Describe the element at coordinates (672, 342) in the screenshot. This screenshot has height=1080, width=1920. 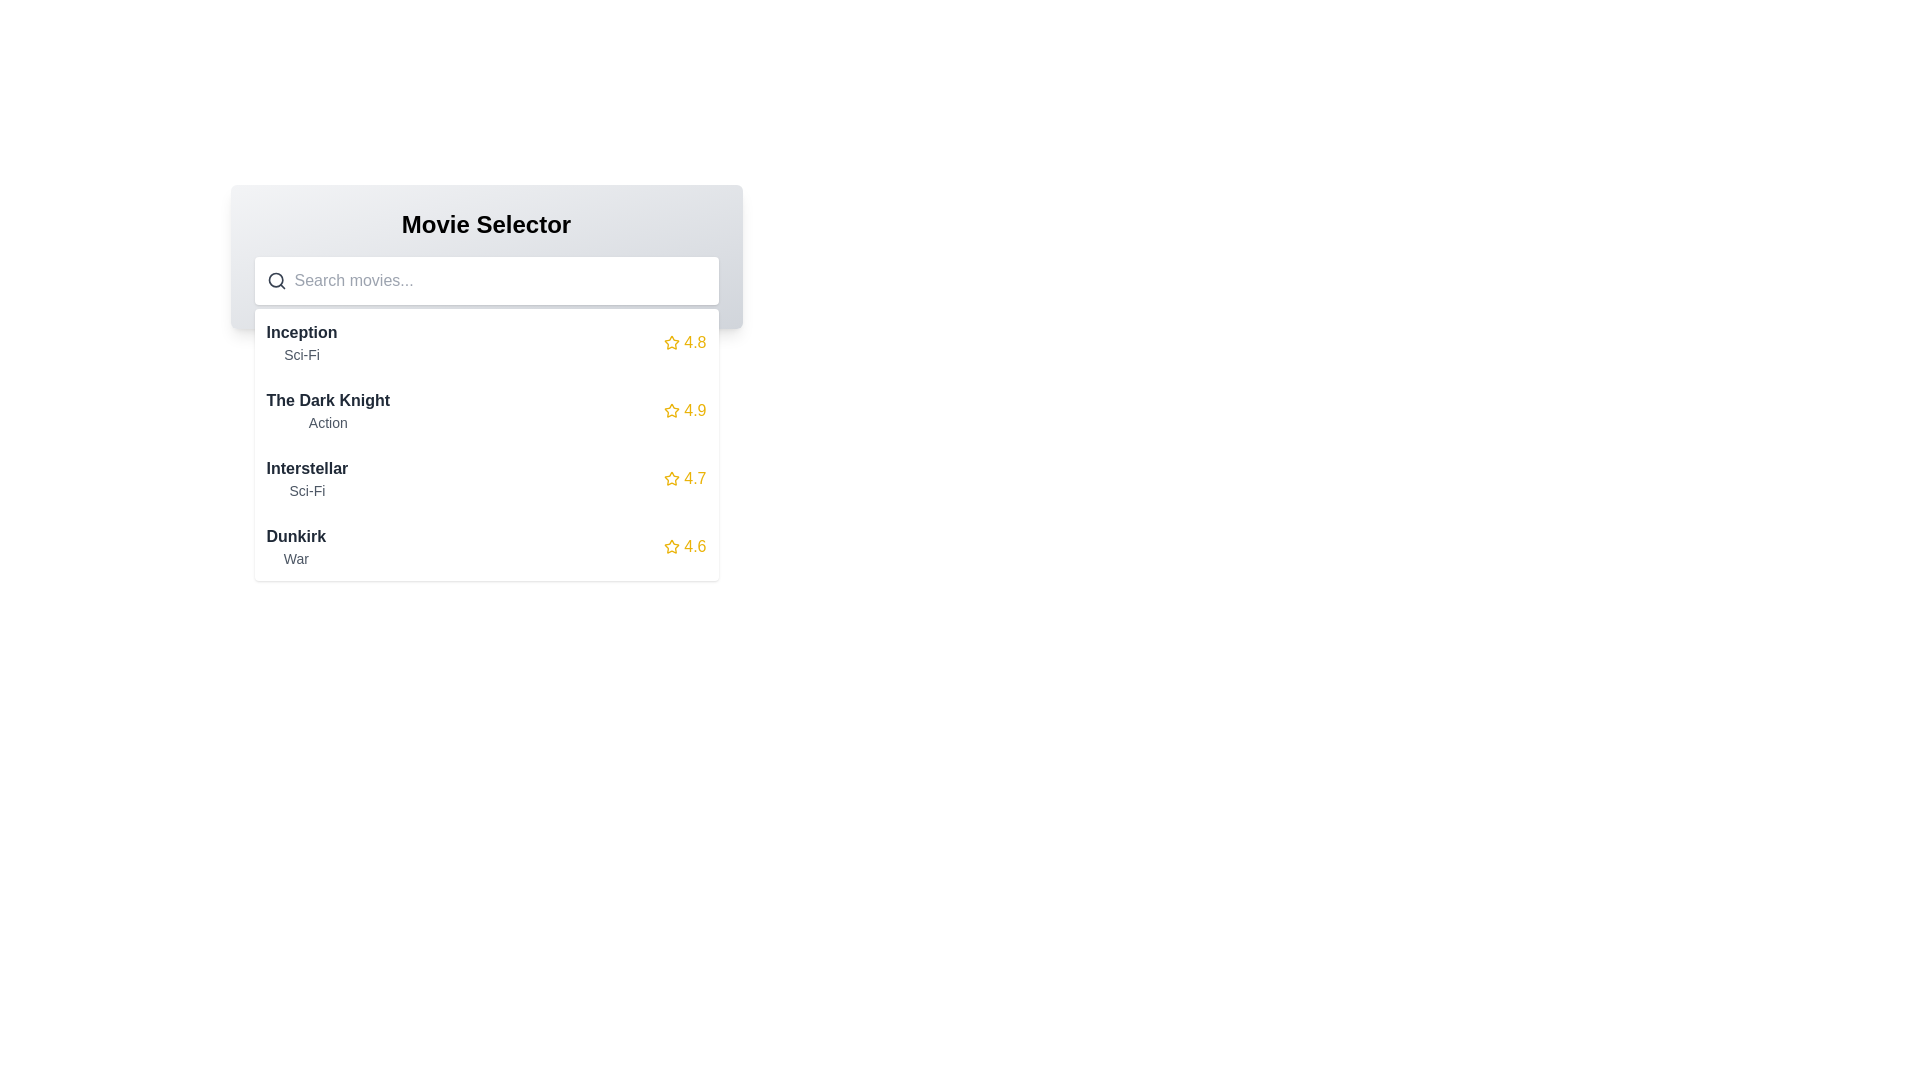
I see `the star-shaped icon with a hollow center, styled with a yellow outline, located next to the text 'Inception' and before the number '4.8'` at that location.